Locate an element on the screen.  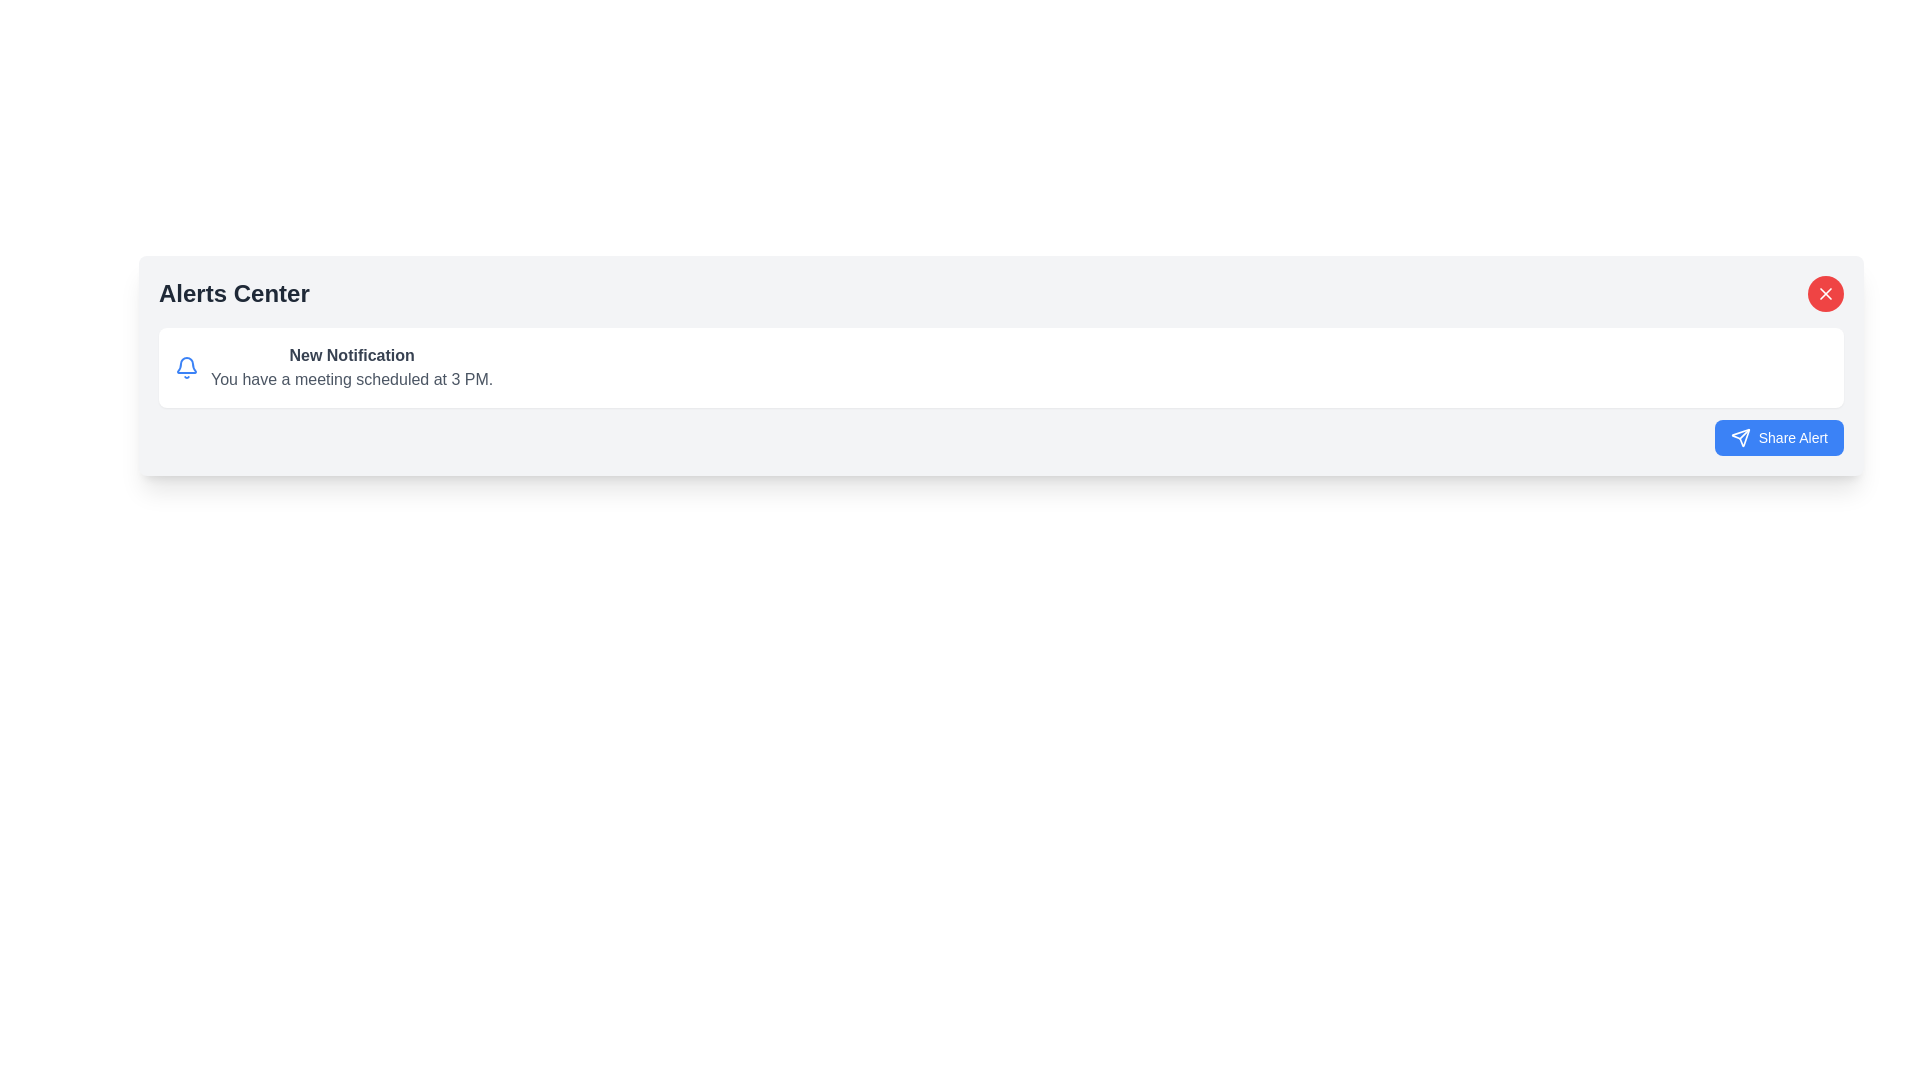
the text element that conveys the details of an upcoming meeting scheduled at 3 PM is located at coordinates (352, 380).